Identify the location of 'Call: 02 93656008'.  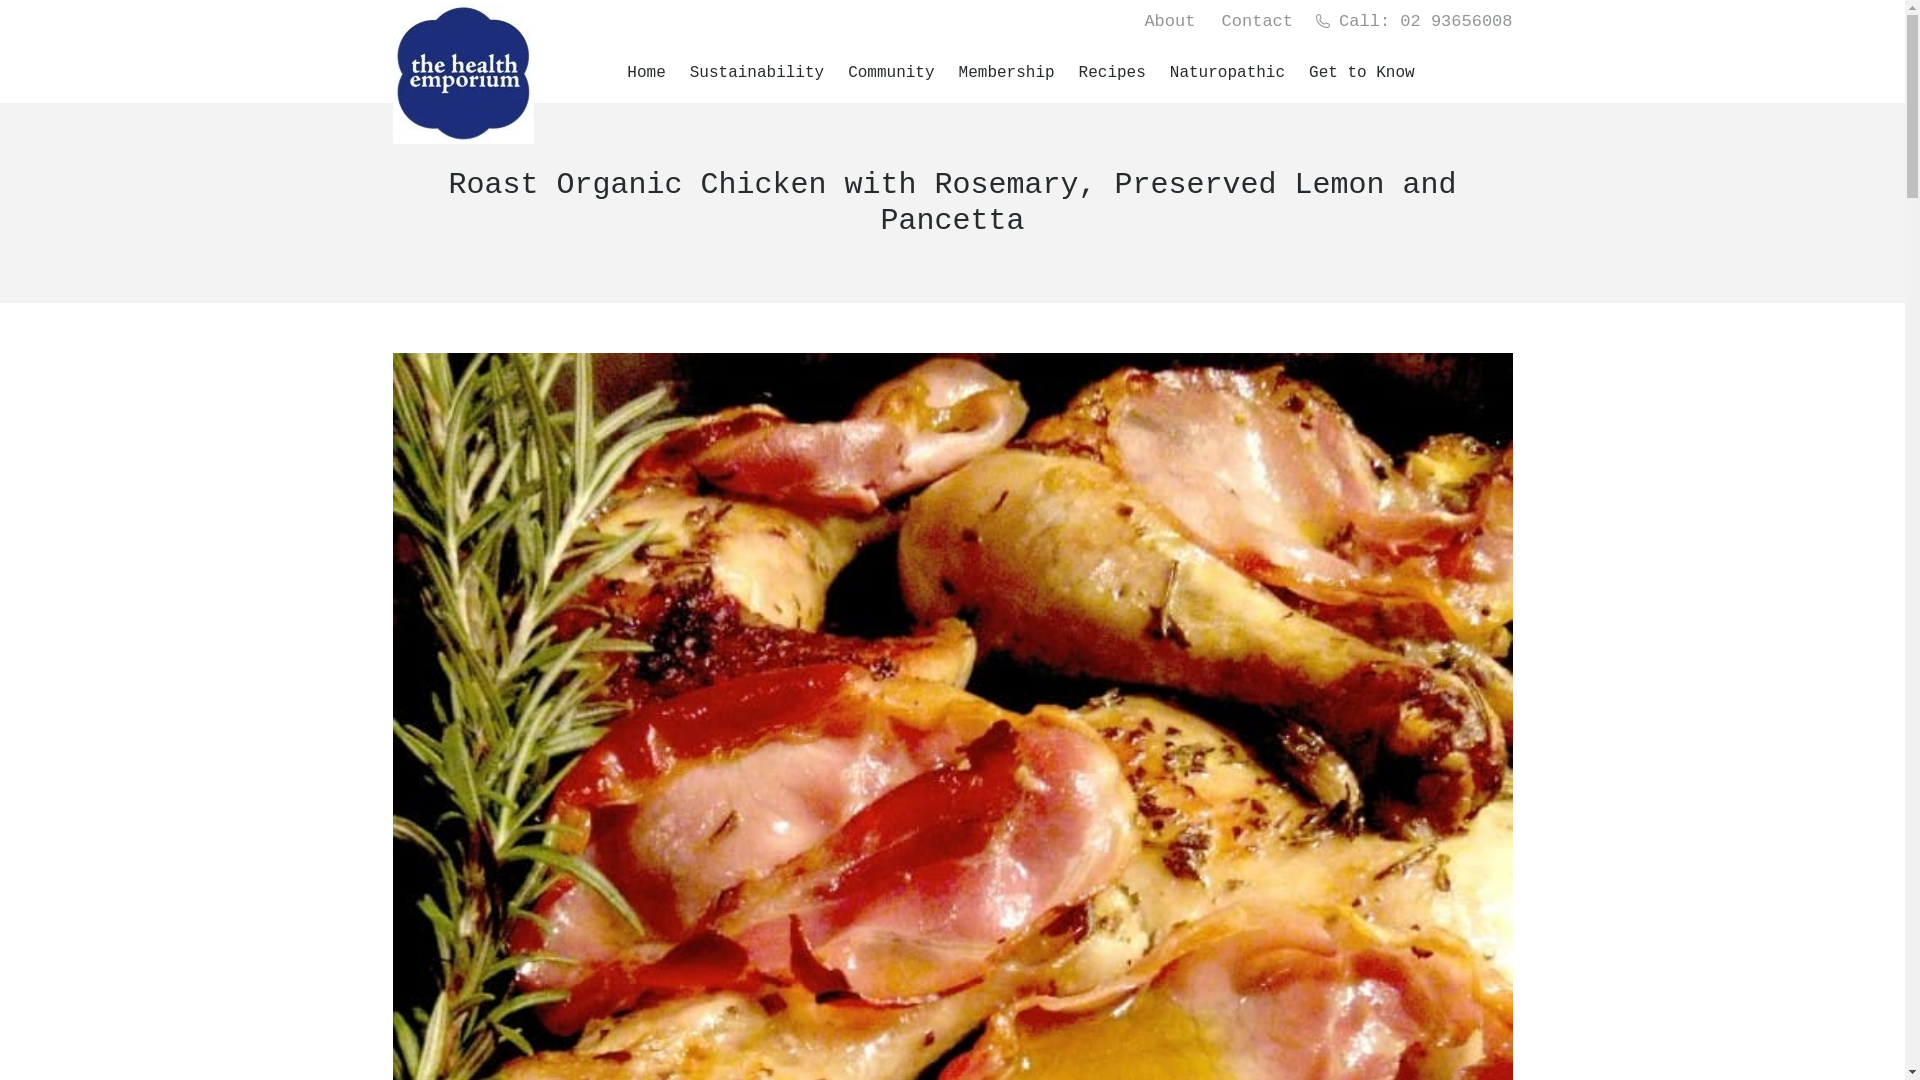
(1313, 21).